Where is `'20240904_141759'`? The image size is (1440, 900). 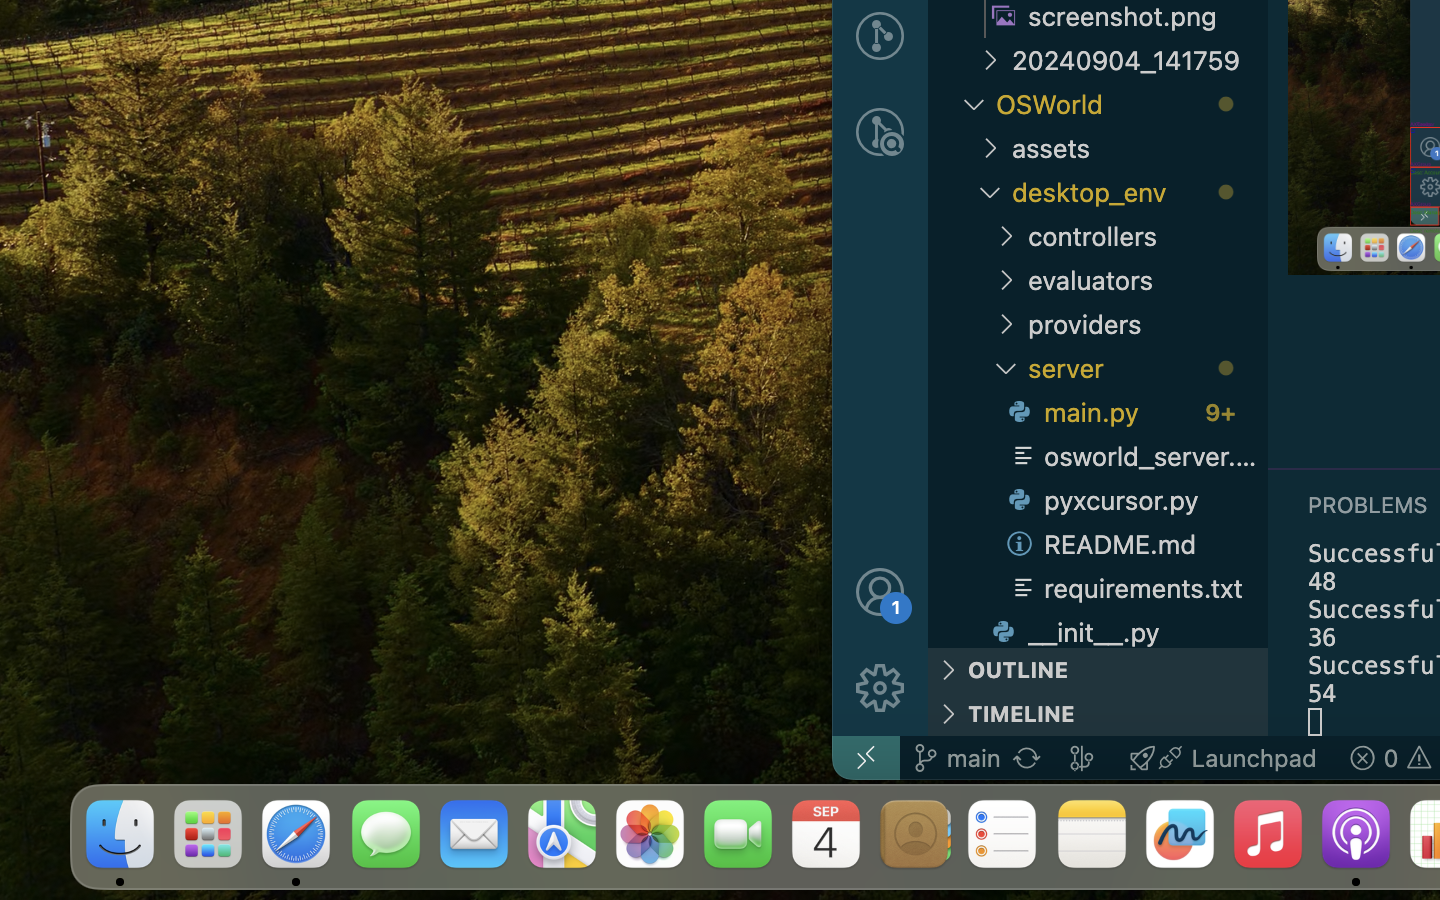
'20240904_141759' is located at coordinates (1139, 59).